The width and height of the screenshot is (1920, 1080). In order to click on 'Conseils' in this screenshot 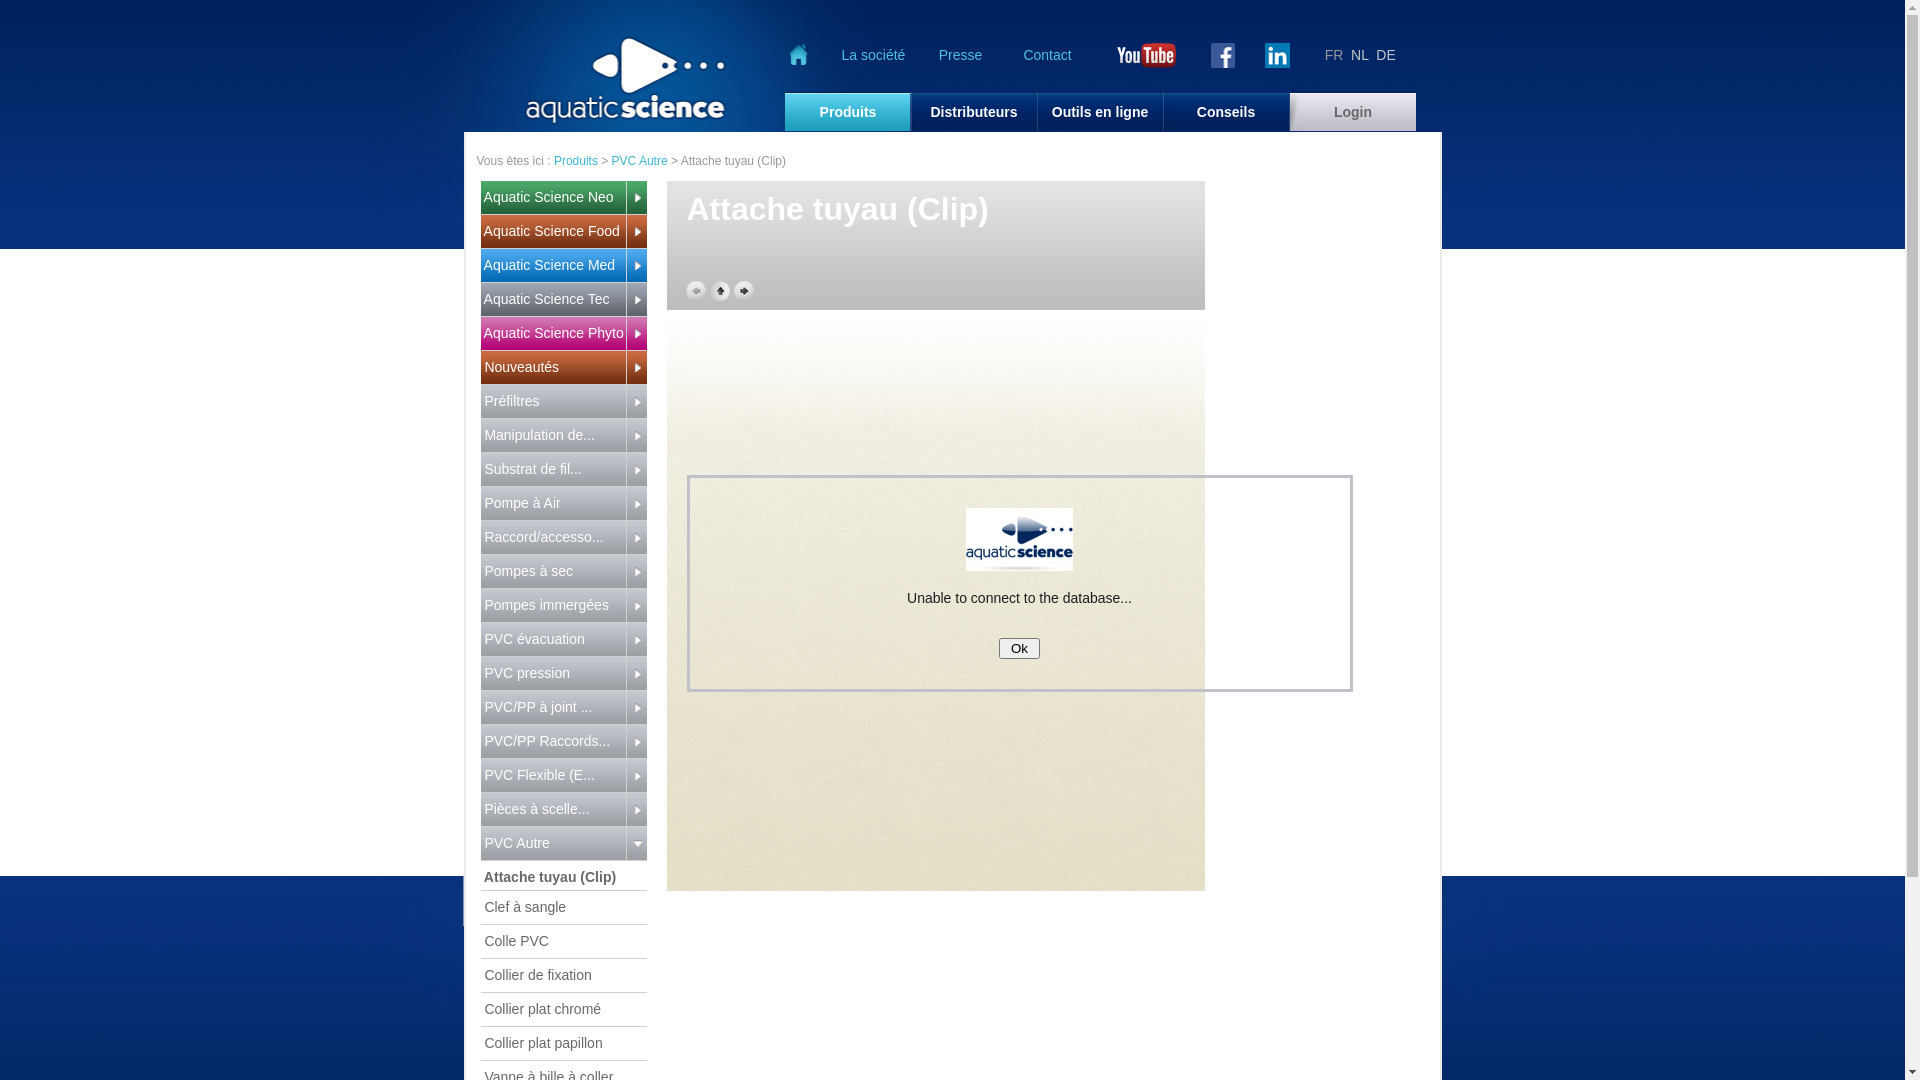, I will do `click(1162, 111)`.